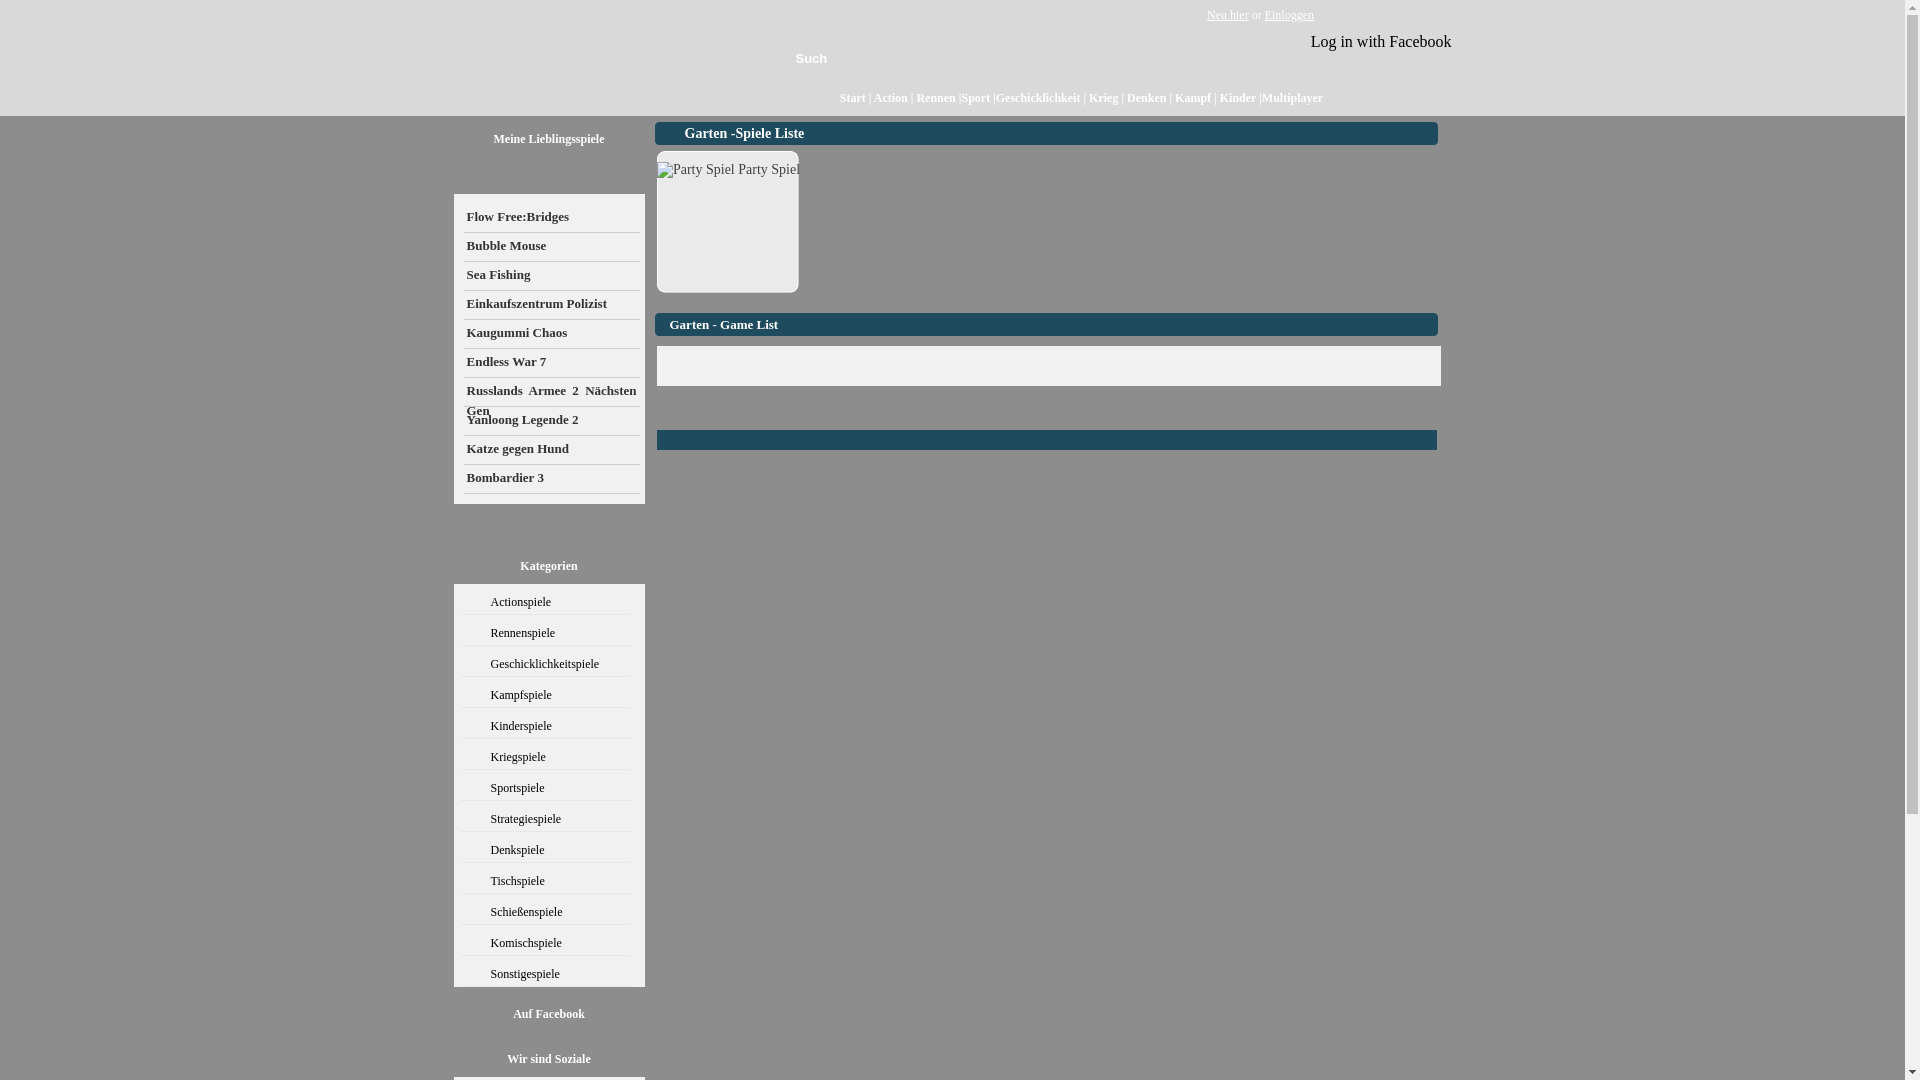 The image size is (1920, 1080). What do you see at coordinates (494, 137) in the screenshot?
I see `'Meine Lieblingsspiele'` at bounding box center [494, 137].